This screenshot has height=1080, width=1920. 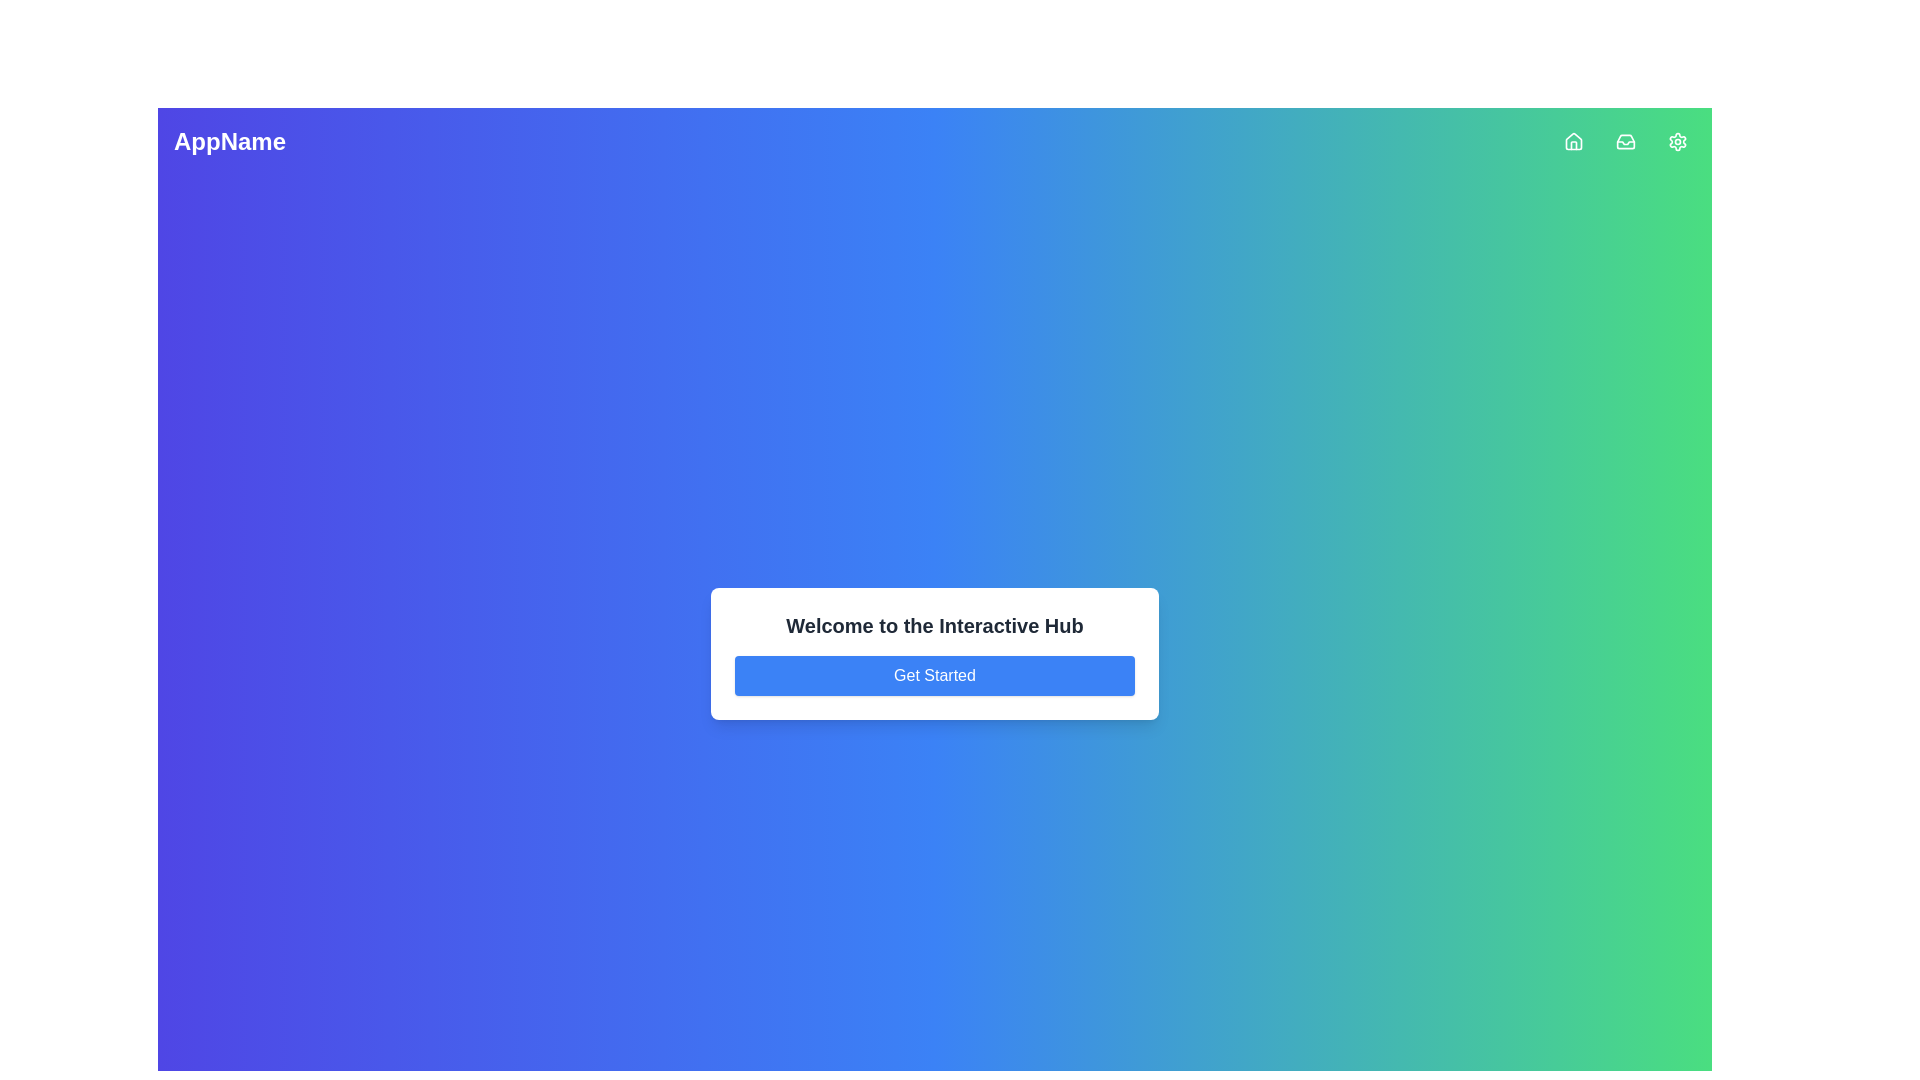 What do you see at coordinates (1626, 141) in the screenshot?
I see `the inbox icon located in the top-right corner of the interface` at bounding box center [1626, 141].